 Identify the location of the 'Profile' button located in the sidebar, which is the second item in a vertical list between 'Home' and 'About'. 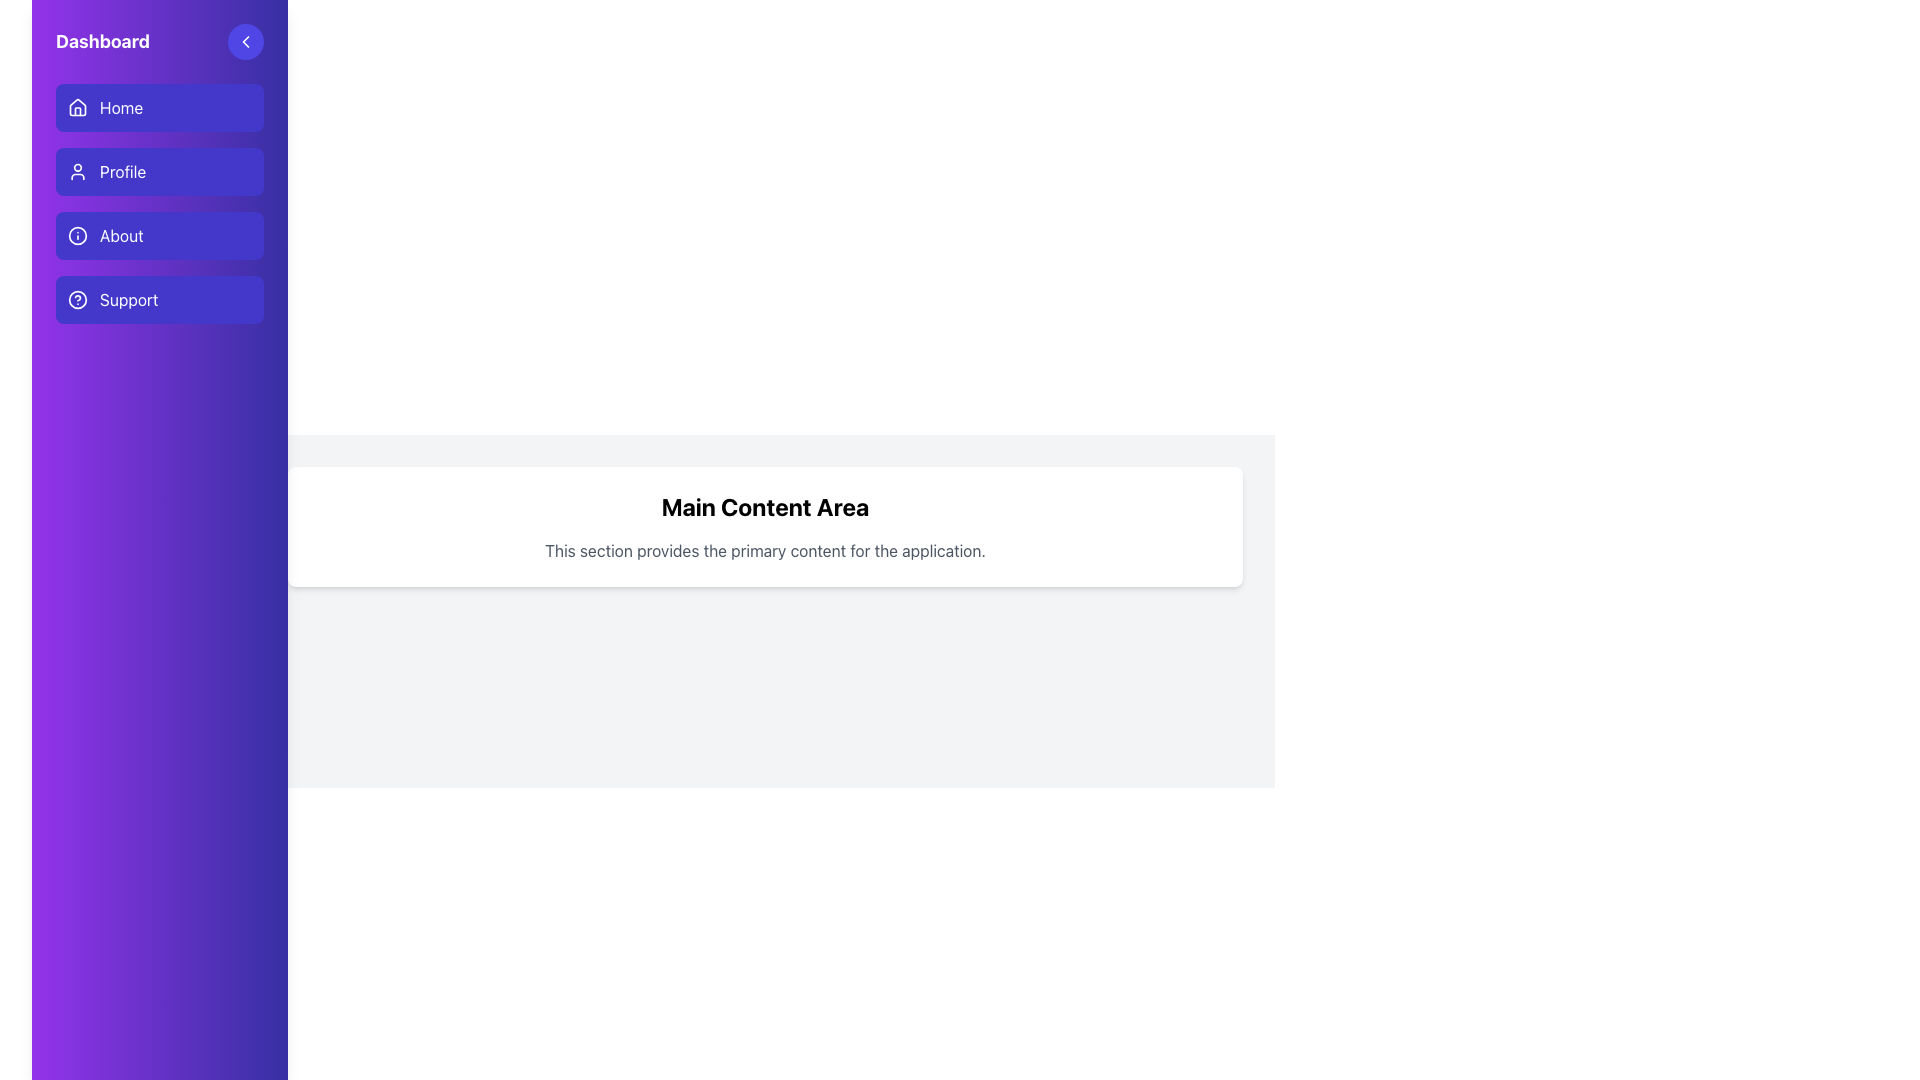
(158, 204).